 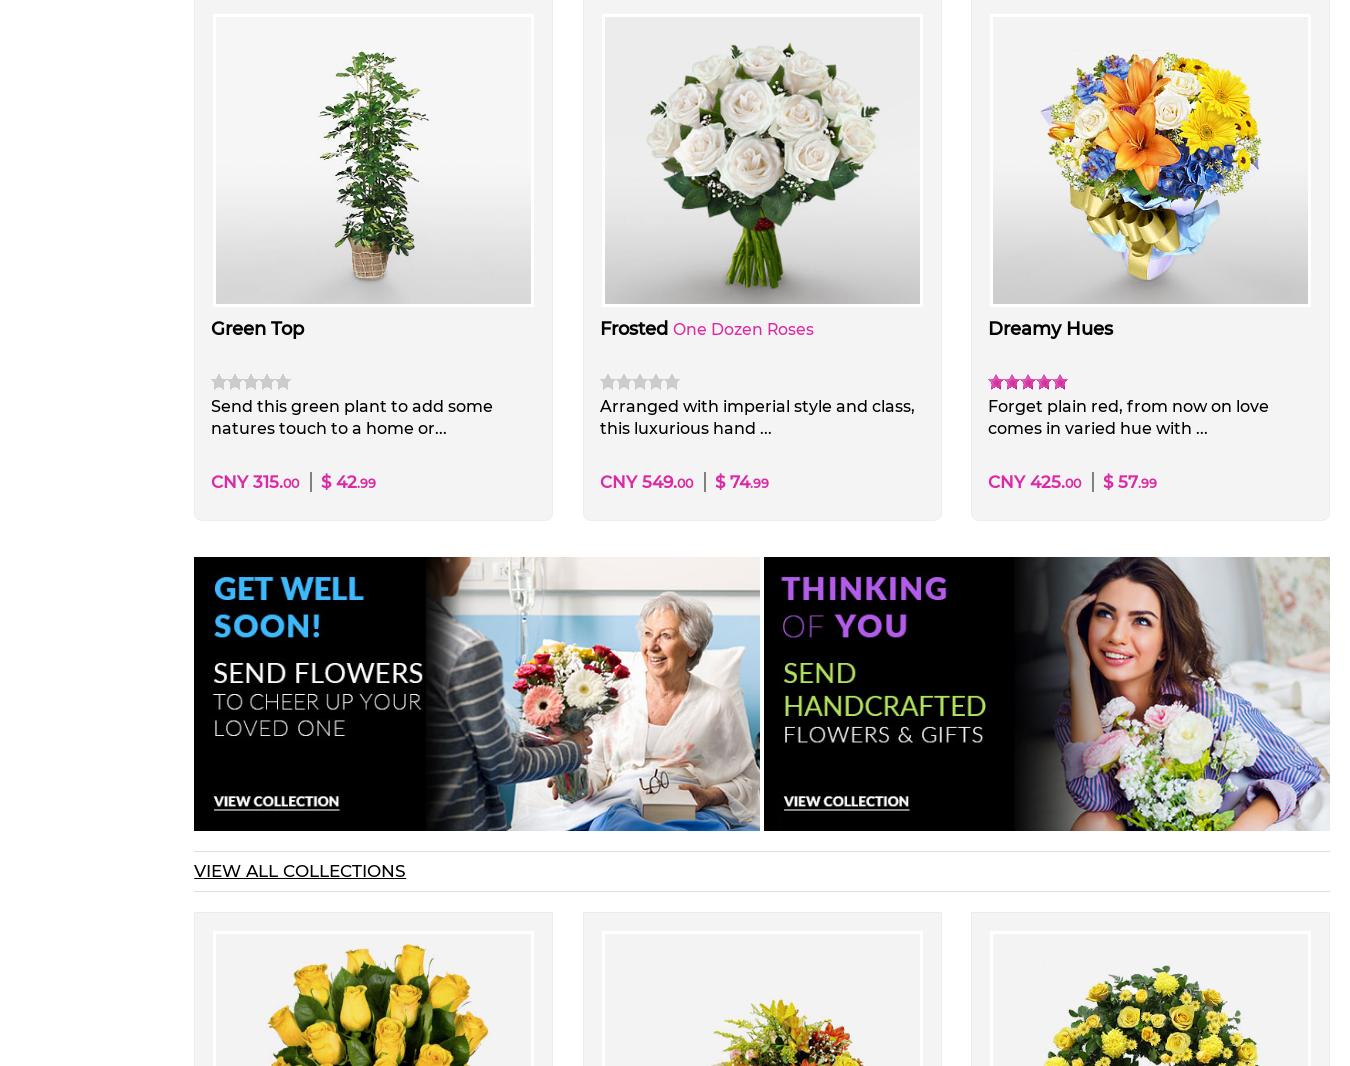 What do you see at coordinates (985, 482) in the screenshot?
I see `'CNY 425.'` at bounding box center [985, 482].